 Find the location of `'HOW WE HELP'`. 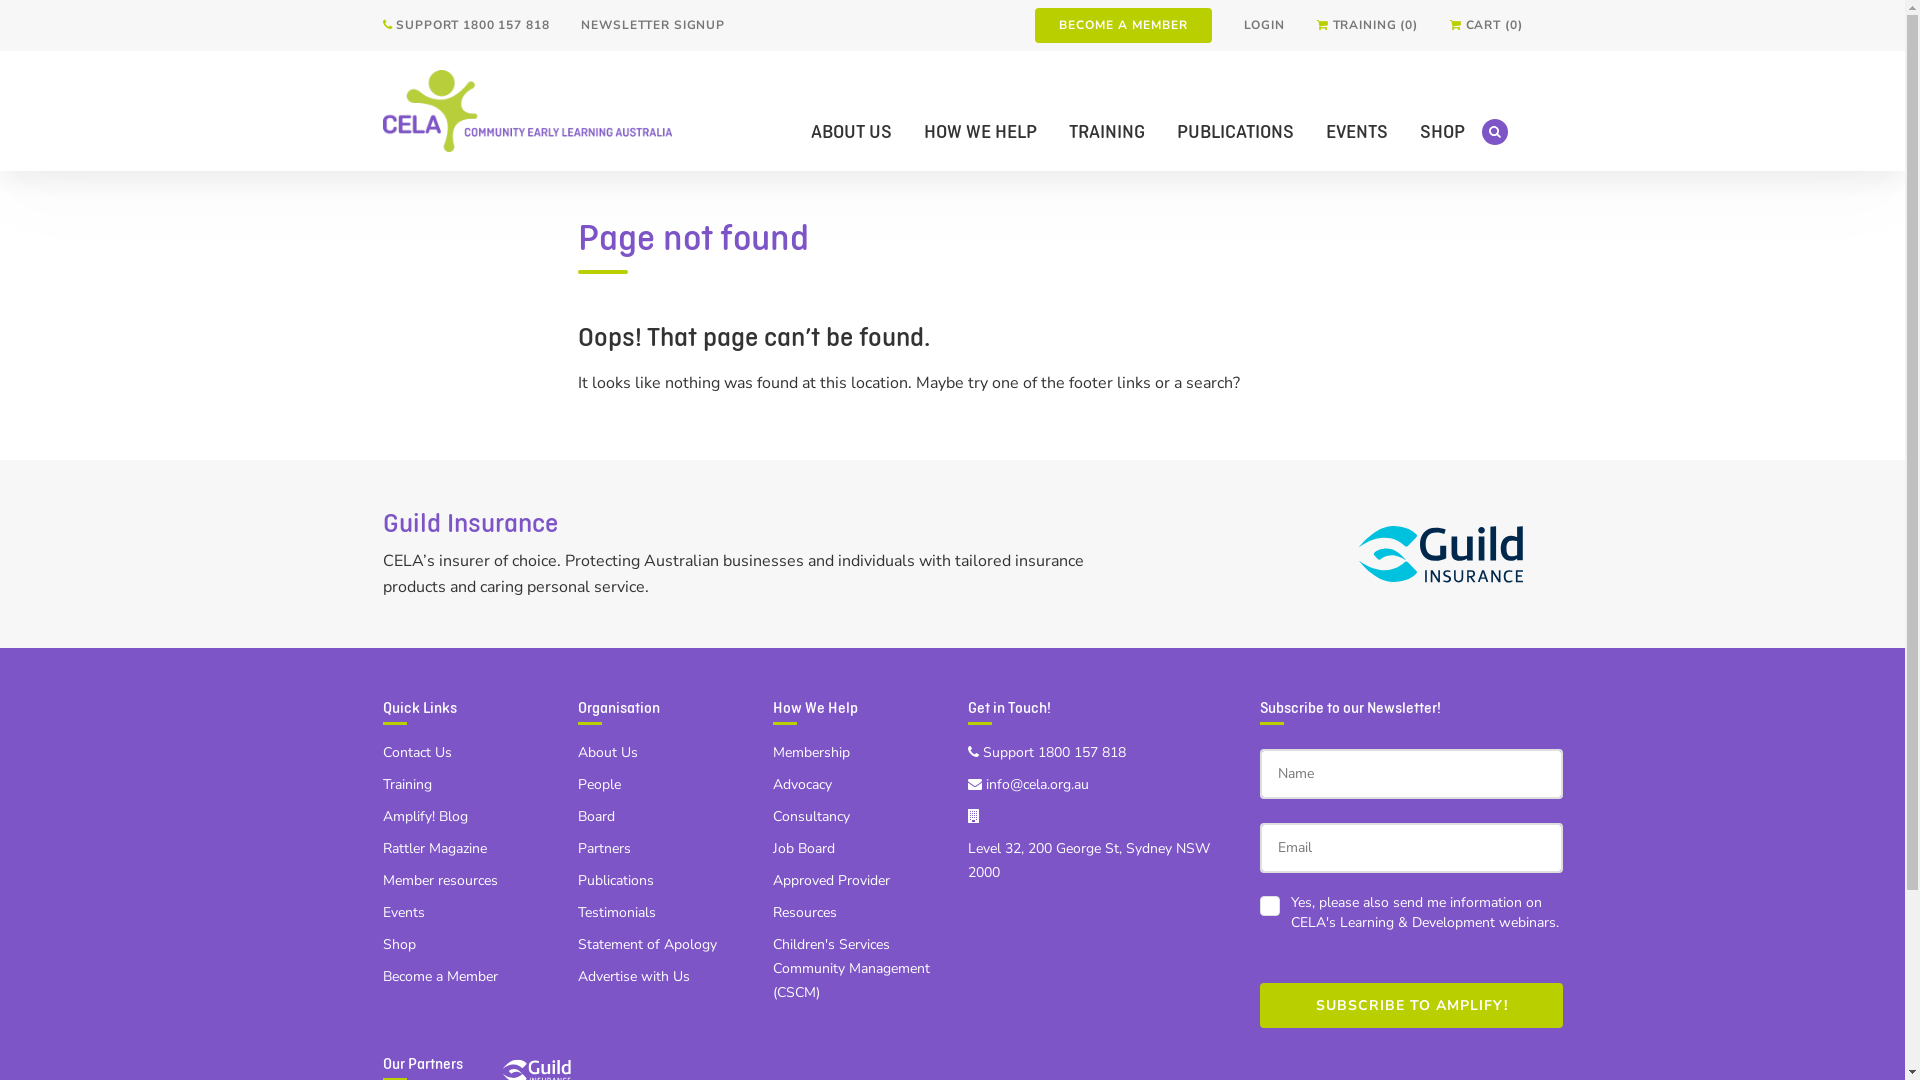

'HOW WE HELP' is located at coordinates (980, 131).